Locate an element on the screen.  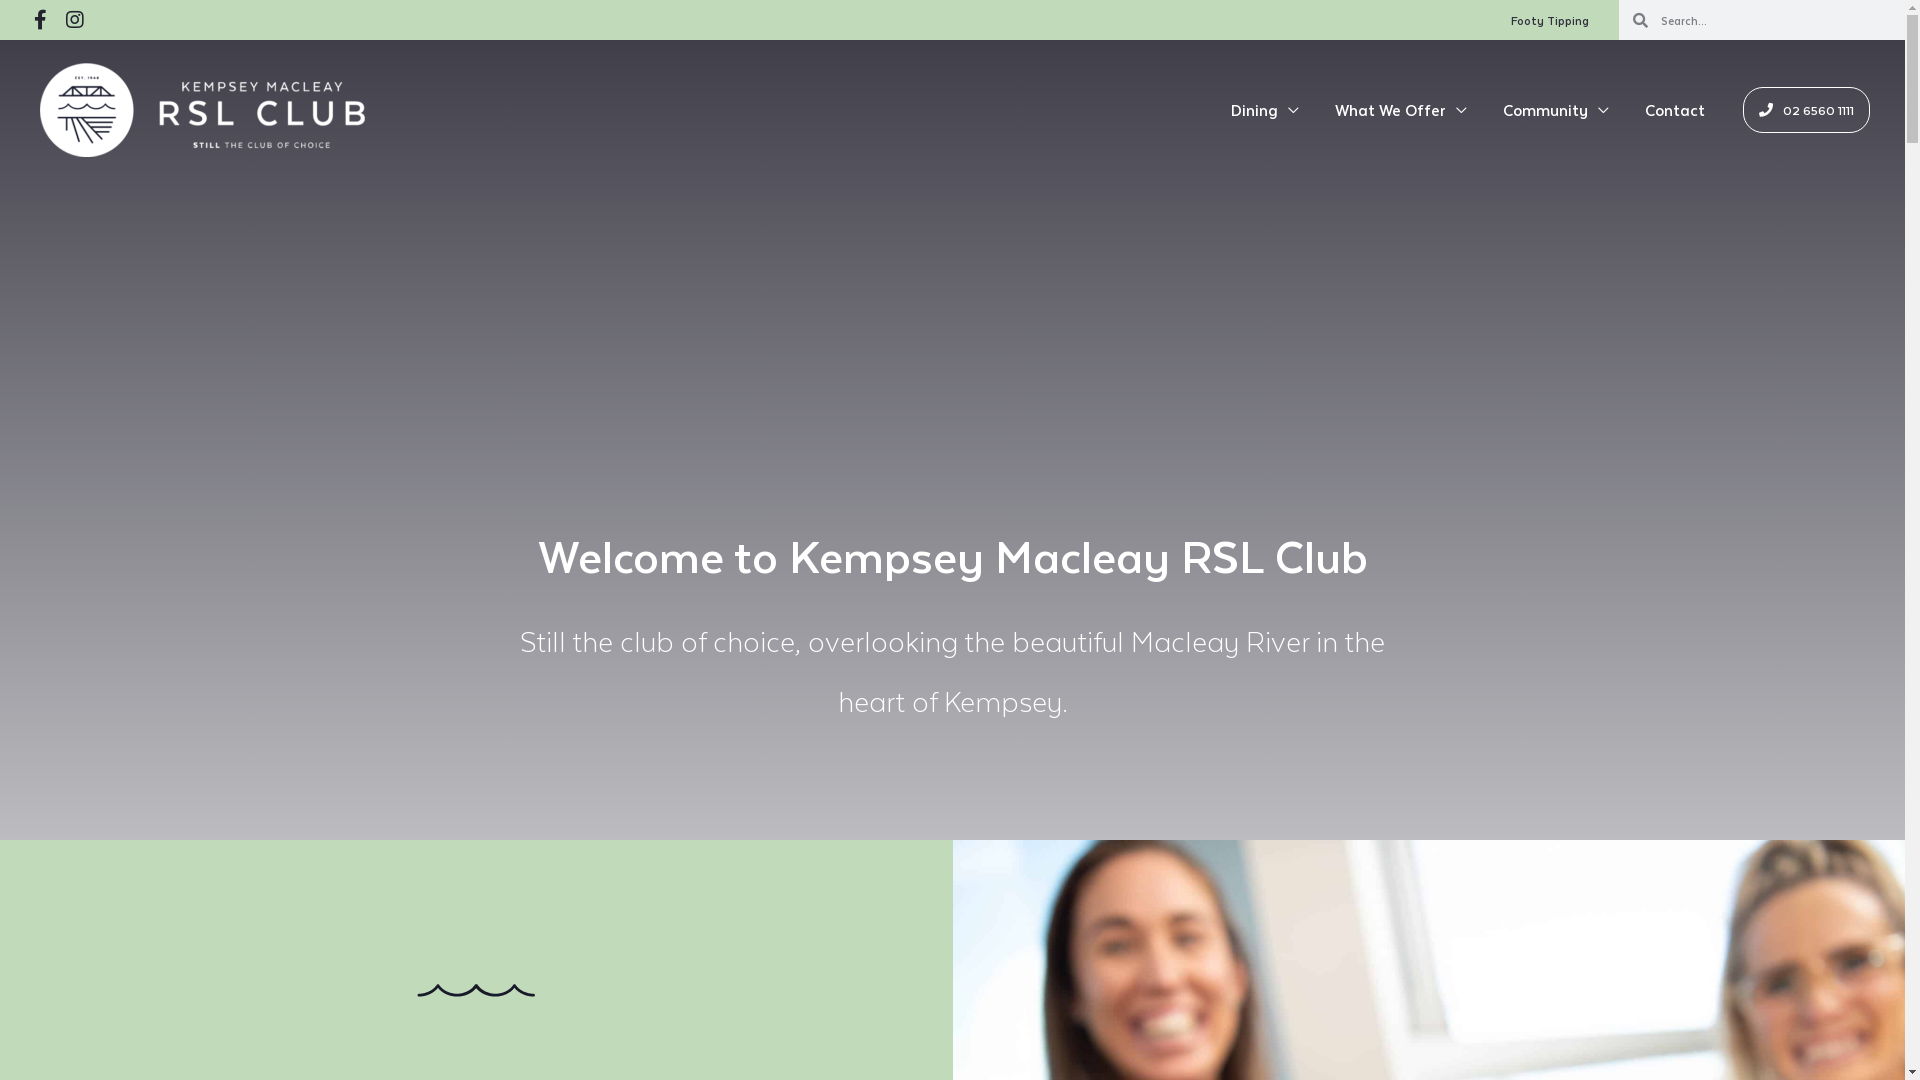
'Dining' is located at coordinates (1264, 110).